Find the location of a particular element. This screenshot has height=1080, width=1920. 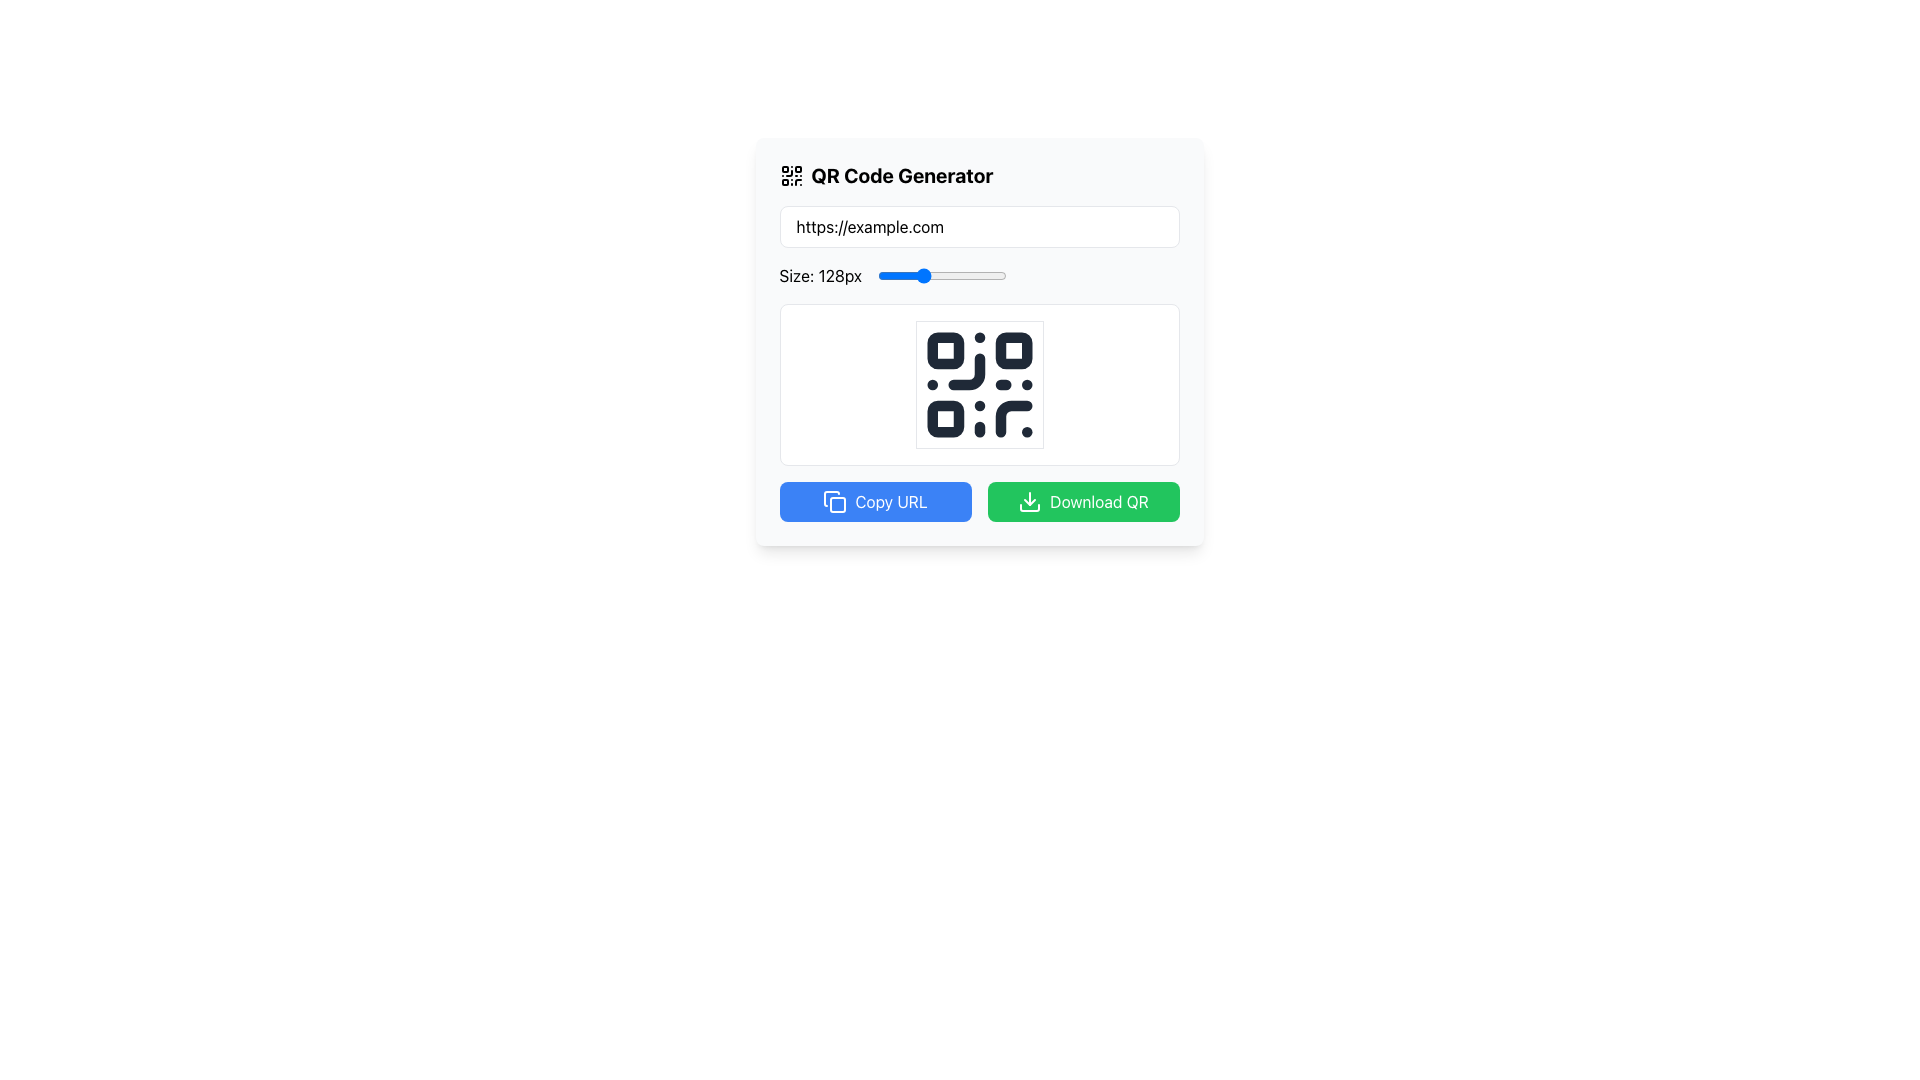

the QR code size is located at coordinates (893, 276).